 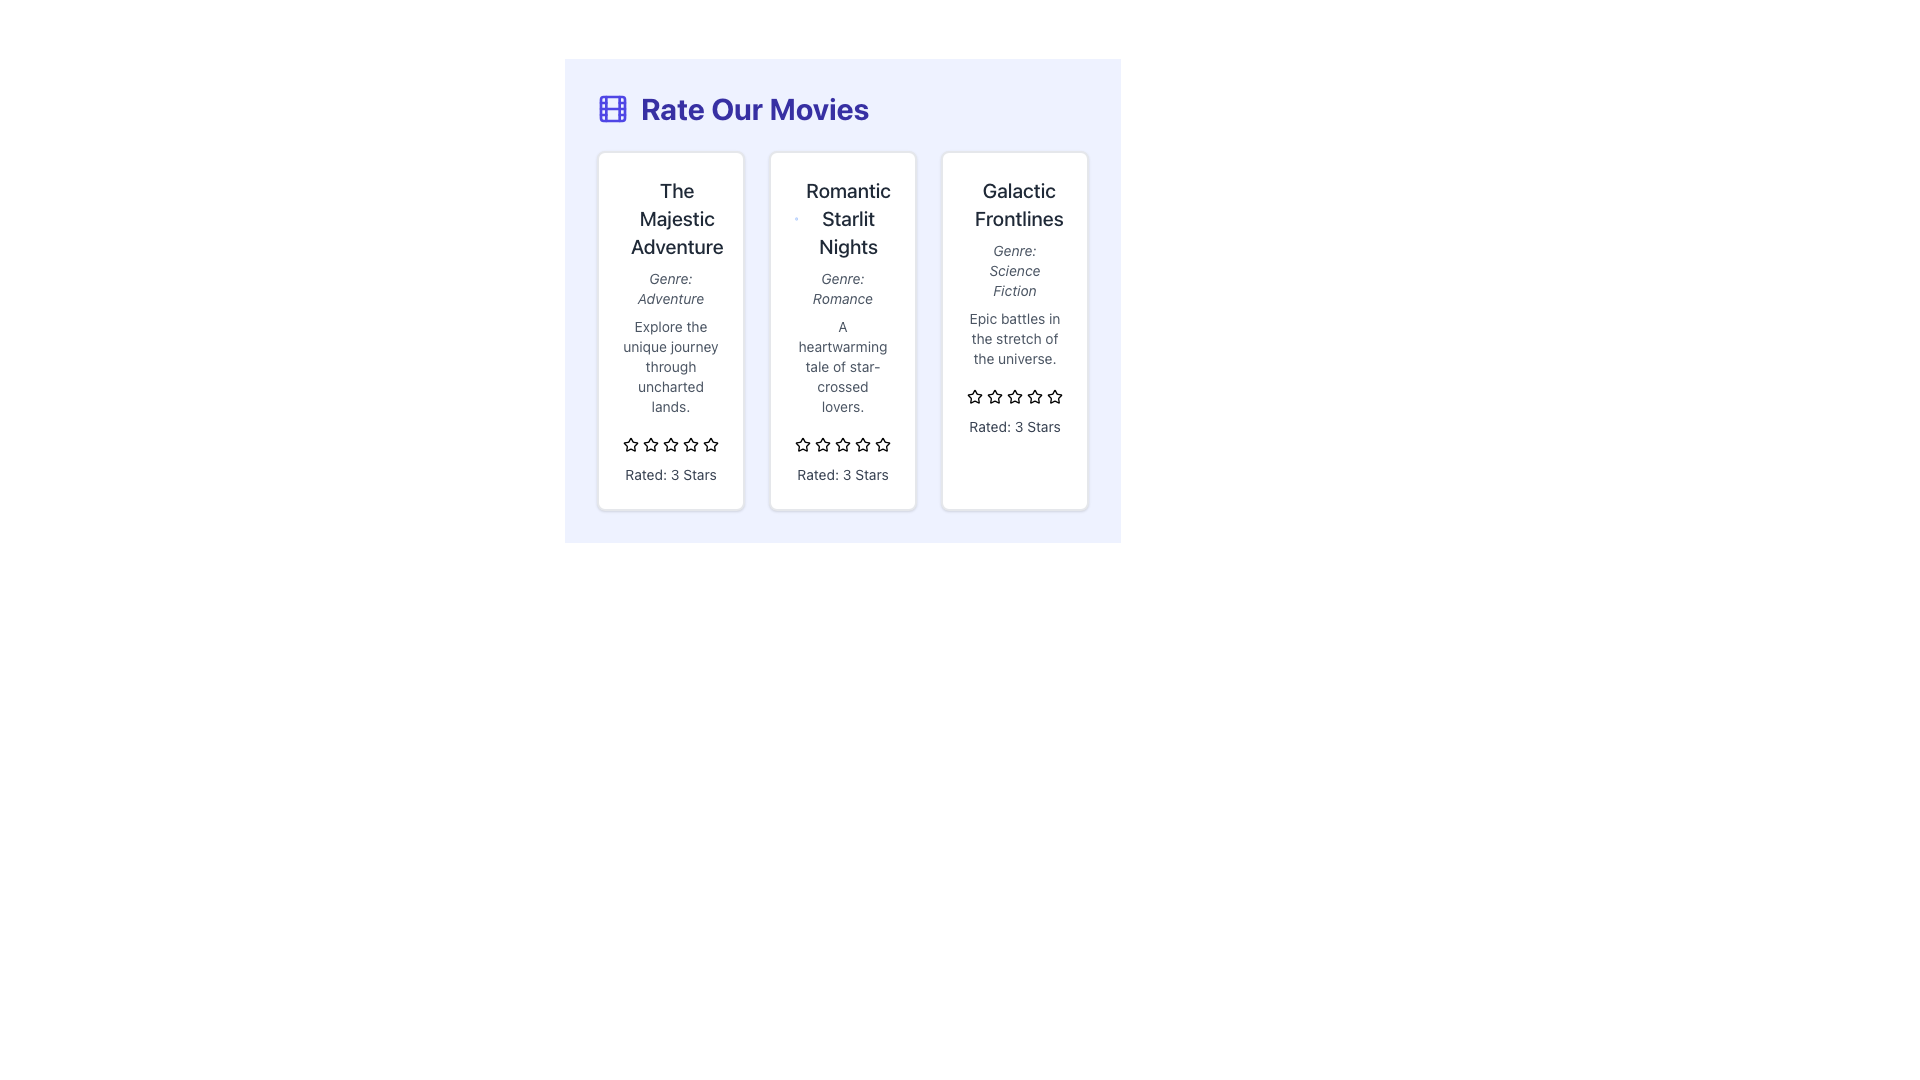 What do you see at coordinates (710, 443) in the screenshot?
I see `the fourth star icon in the rating row below the movie description of 'The Majestic Adventure'` at bounding box center [710, 443].